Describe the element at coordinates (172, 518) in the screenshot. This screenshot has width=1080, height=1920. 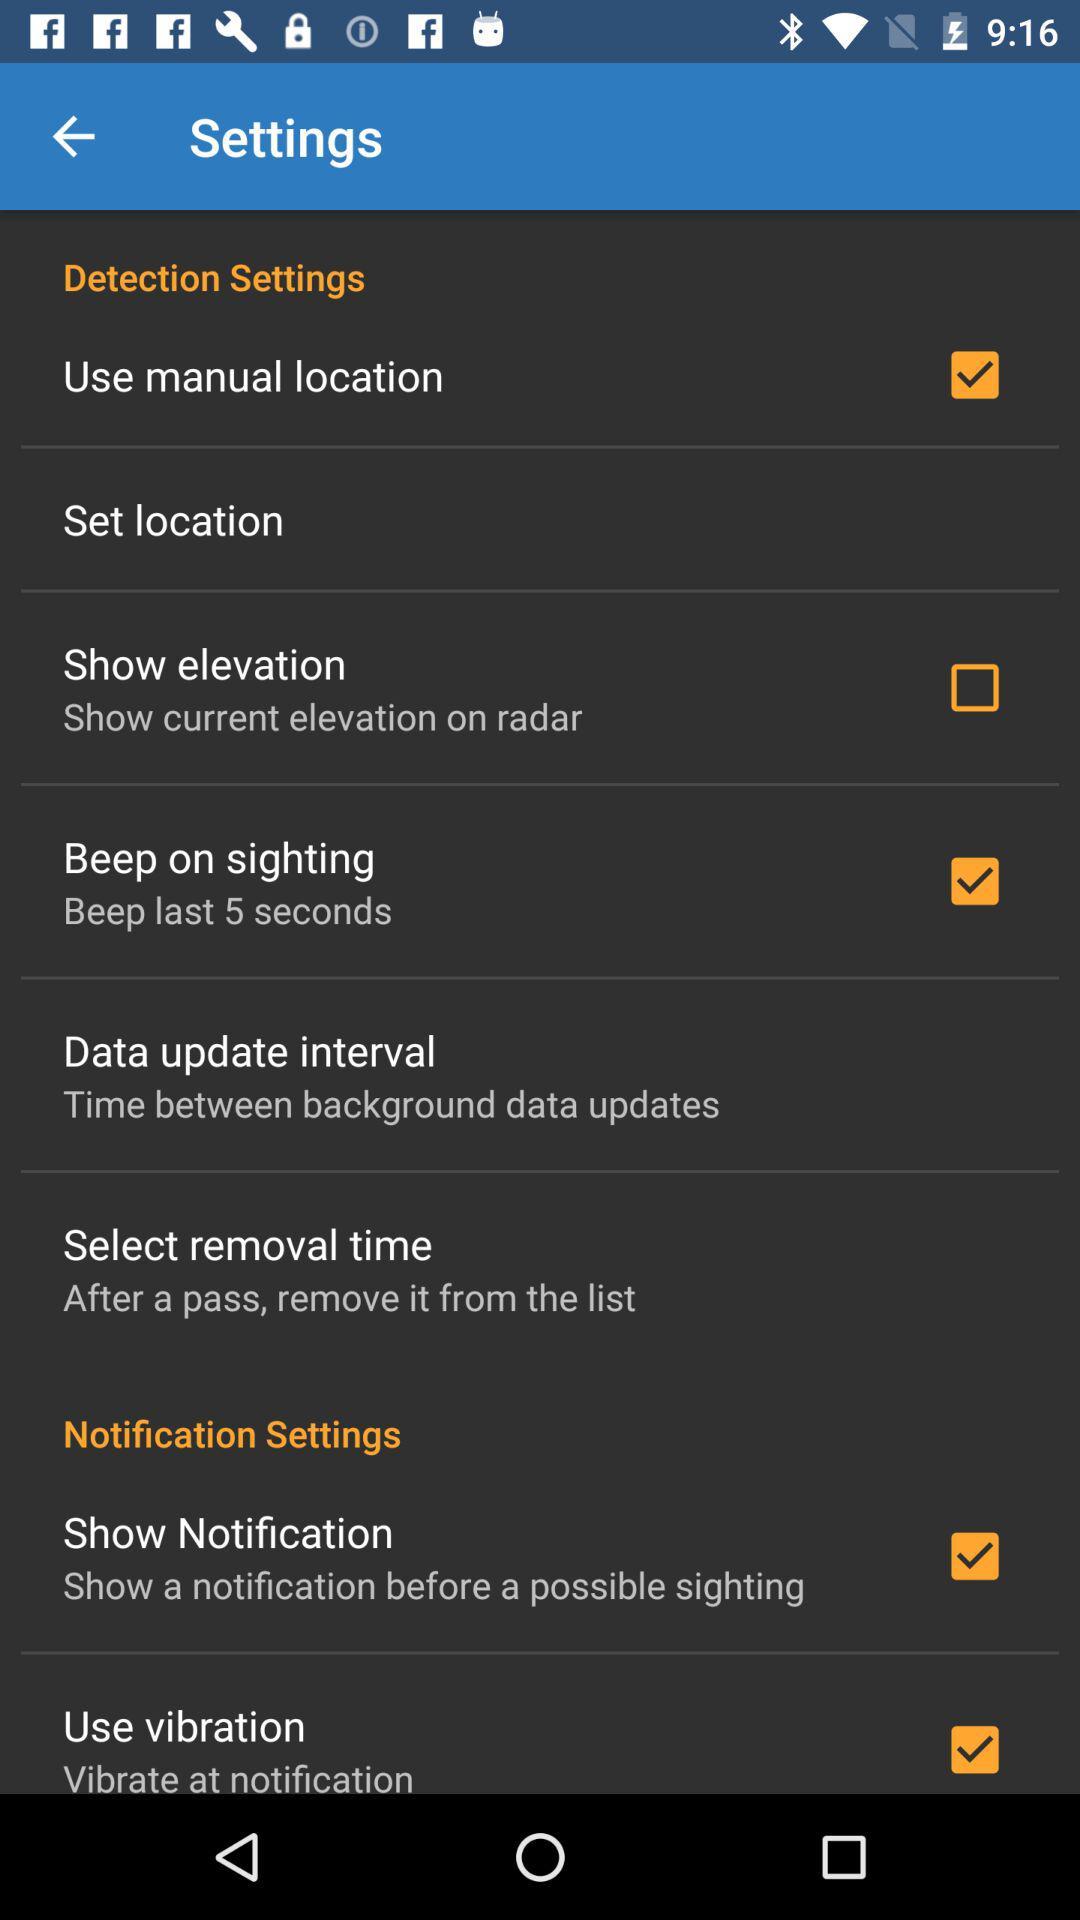
I see `the set location` at that location.